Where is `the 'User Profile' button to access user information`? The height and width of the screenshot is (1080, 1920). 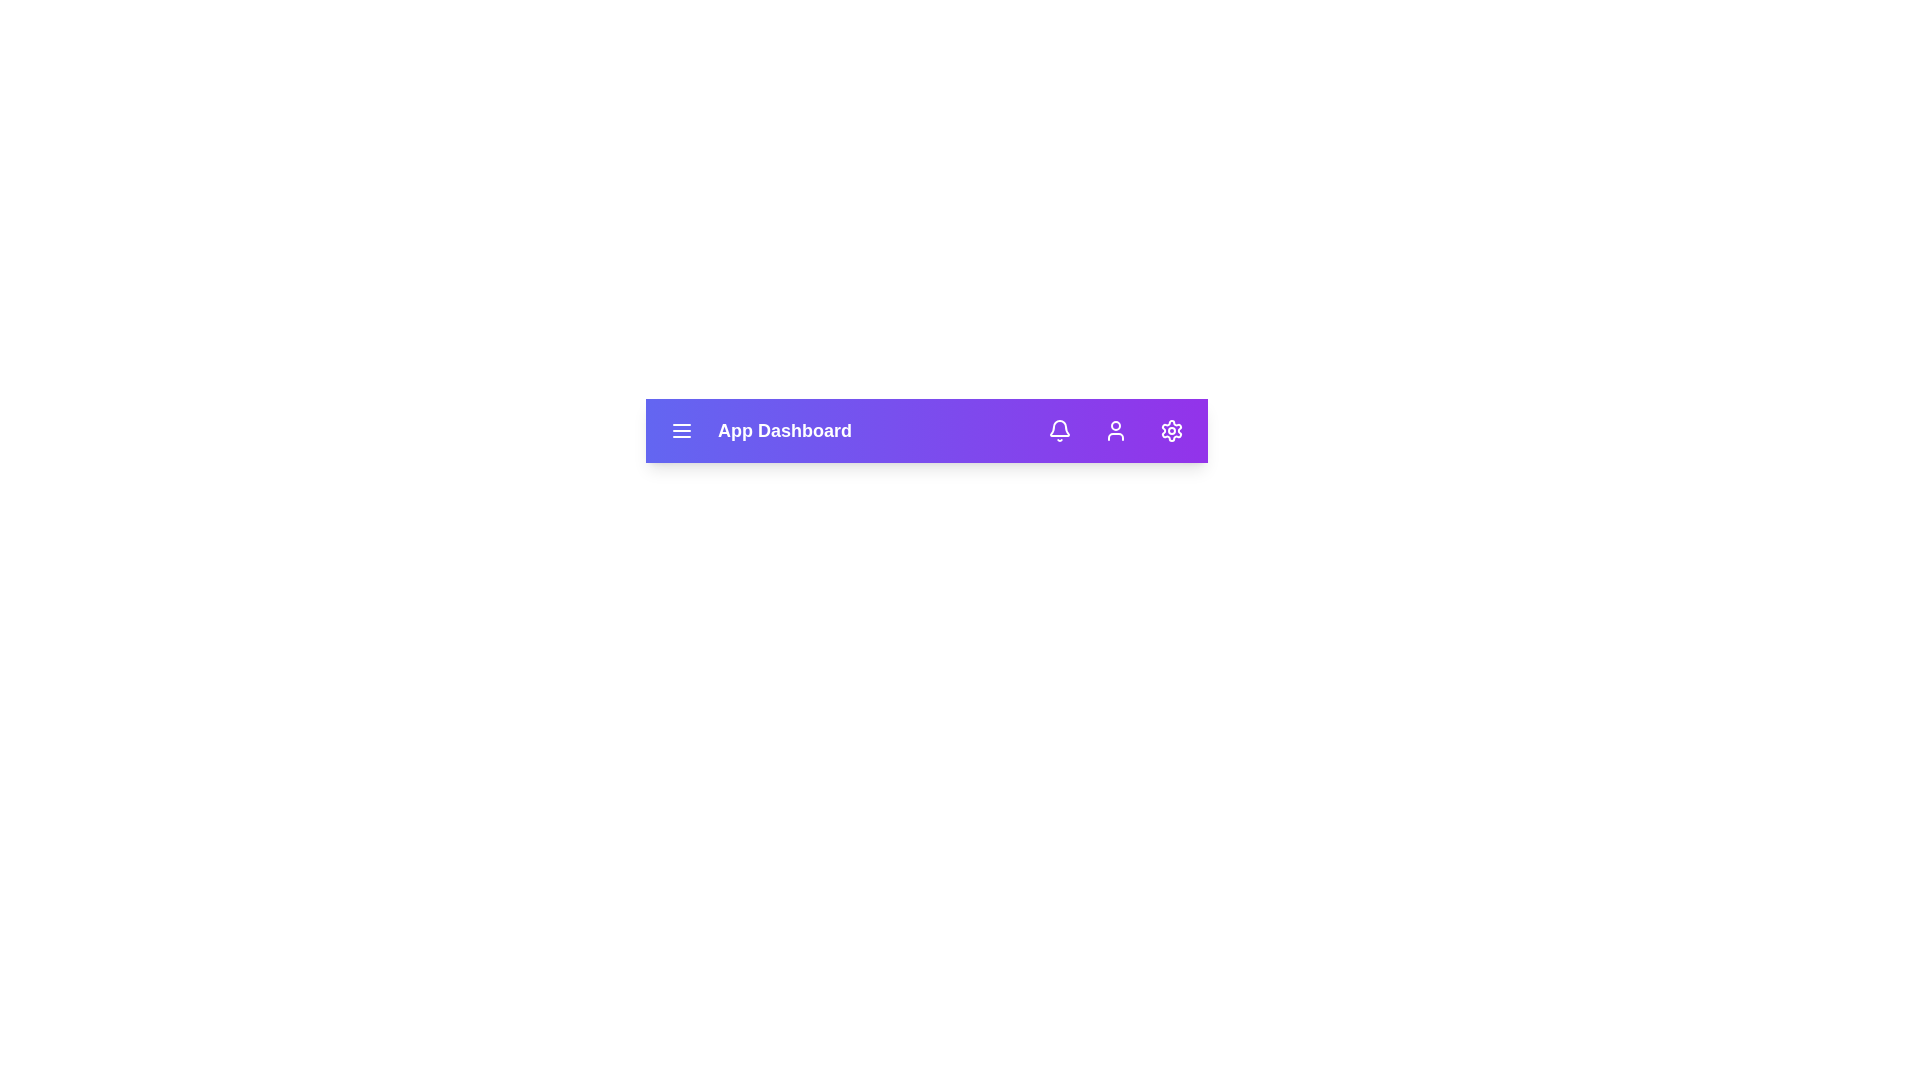
the 'User Profile' button to access user information is located at coordinates (1115, 430).